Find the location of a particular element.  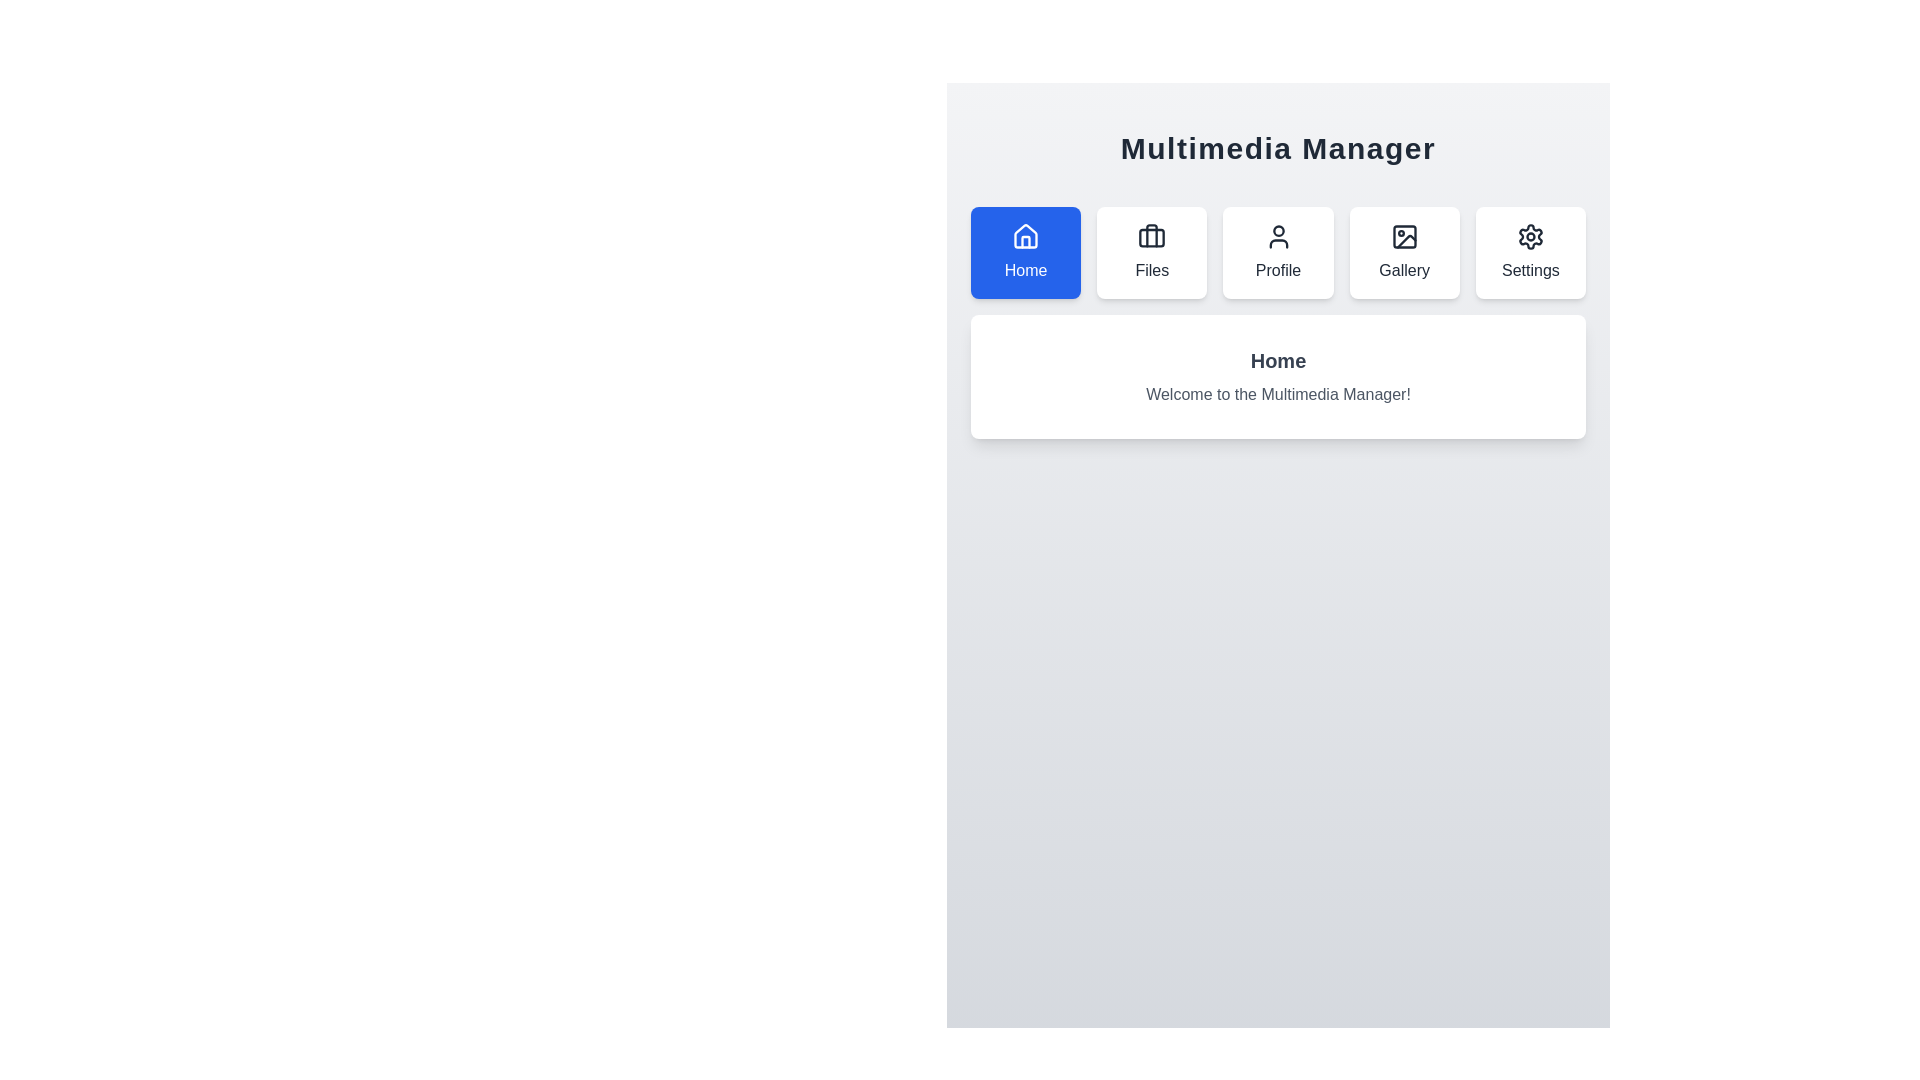

the gear icon within the 'Settings' button, which is the last button in a horizontal list of options at the top center of the interface is located at coordinates (1529, 235).